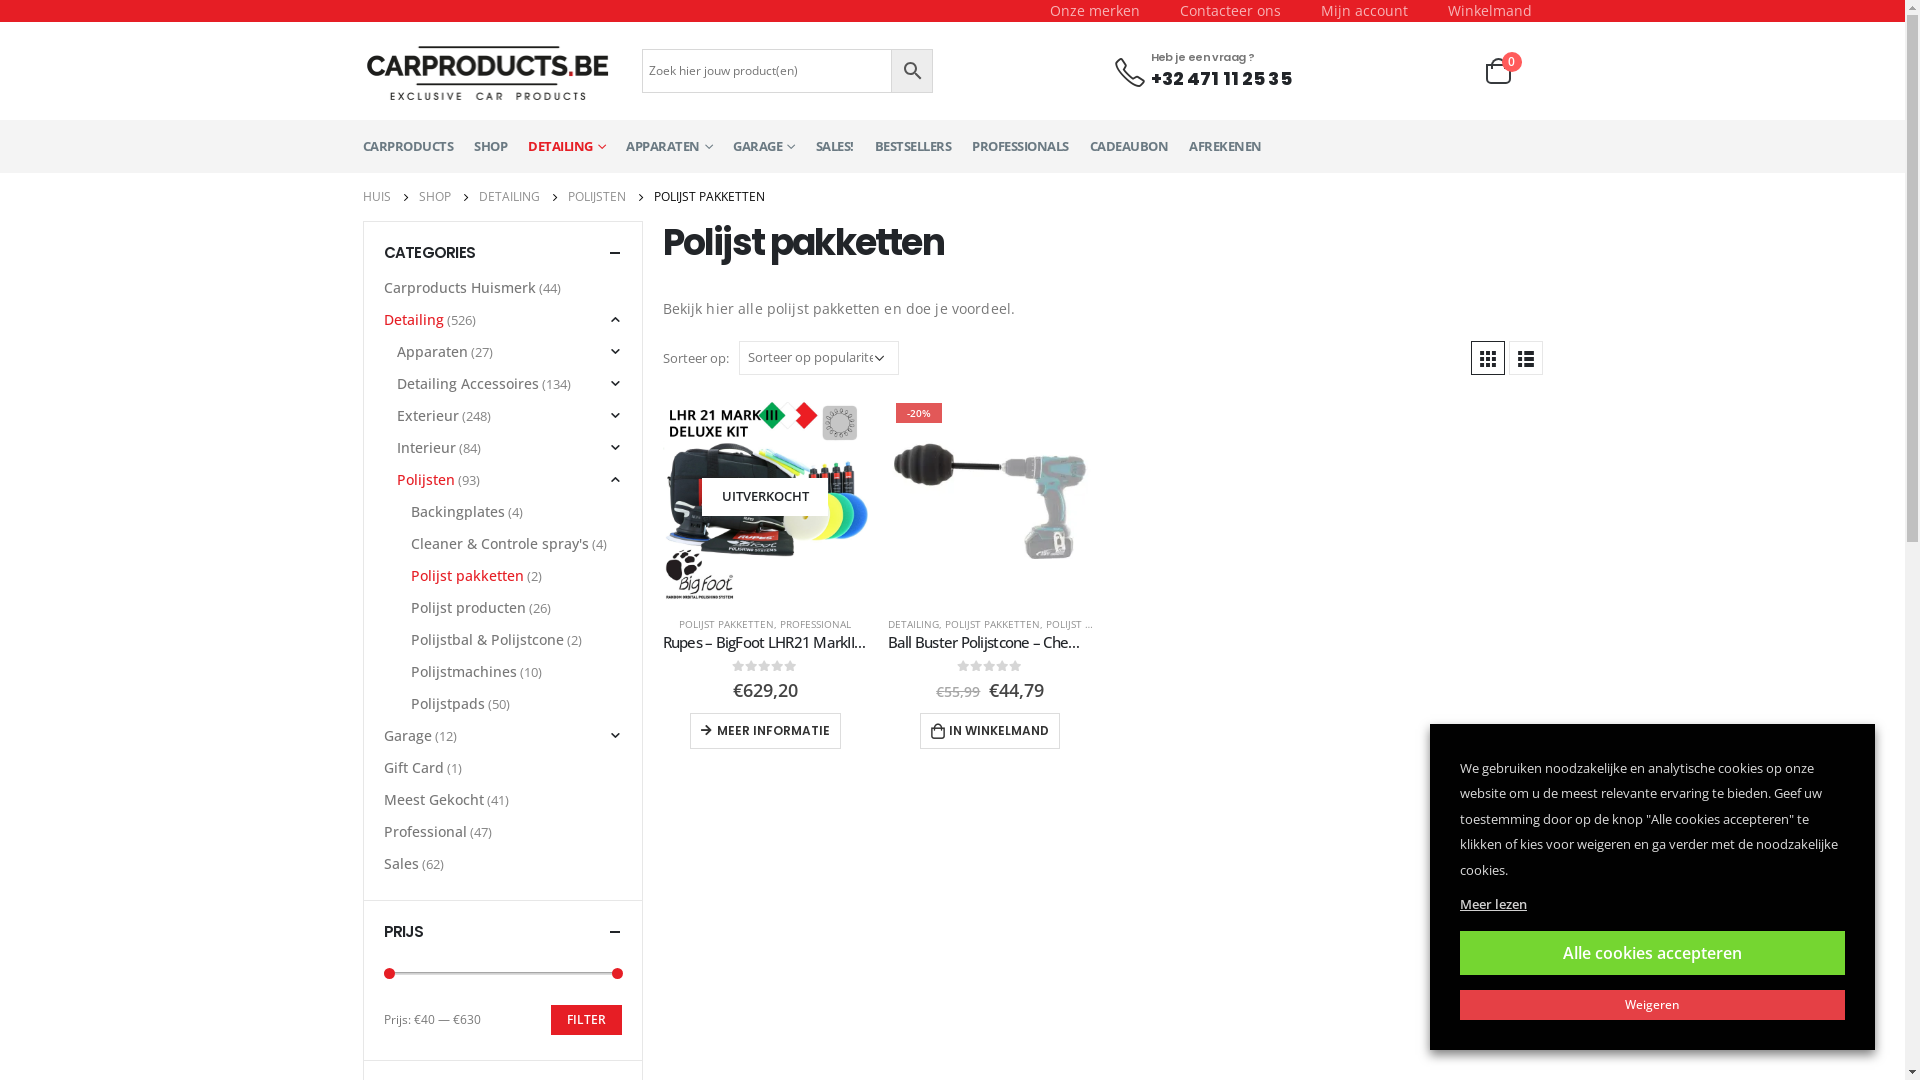  Describe the element at coordinates (1459, 903) in the screenshot. I see `'Meer lezen'` at that location.